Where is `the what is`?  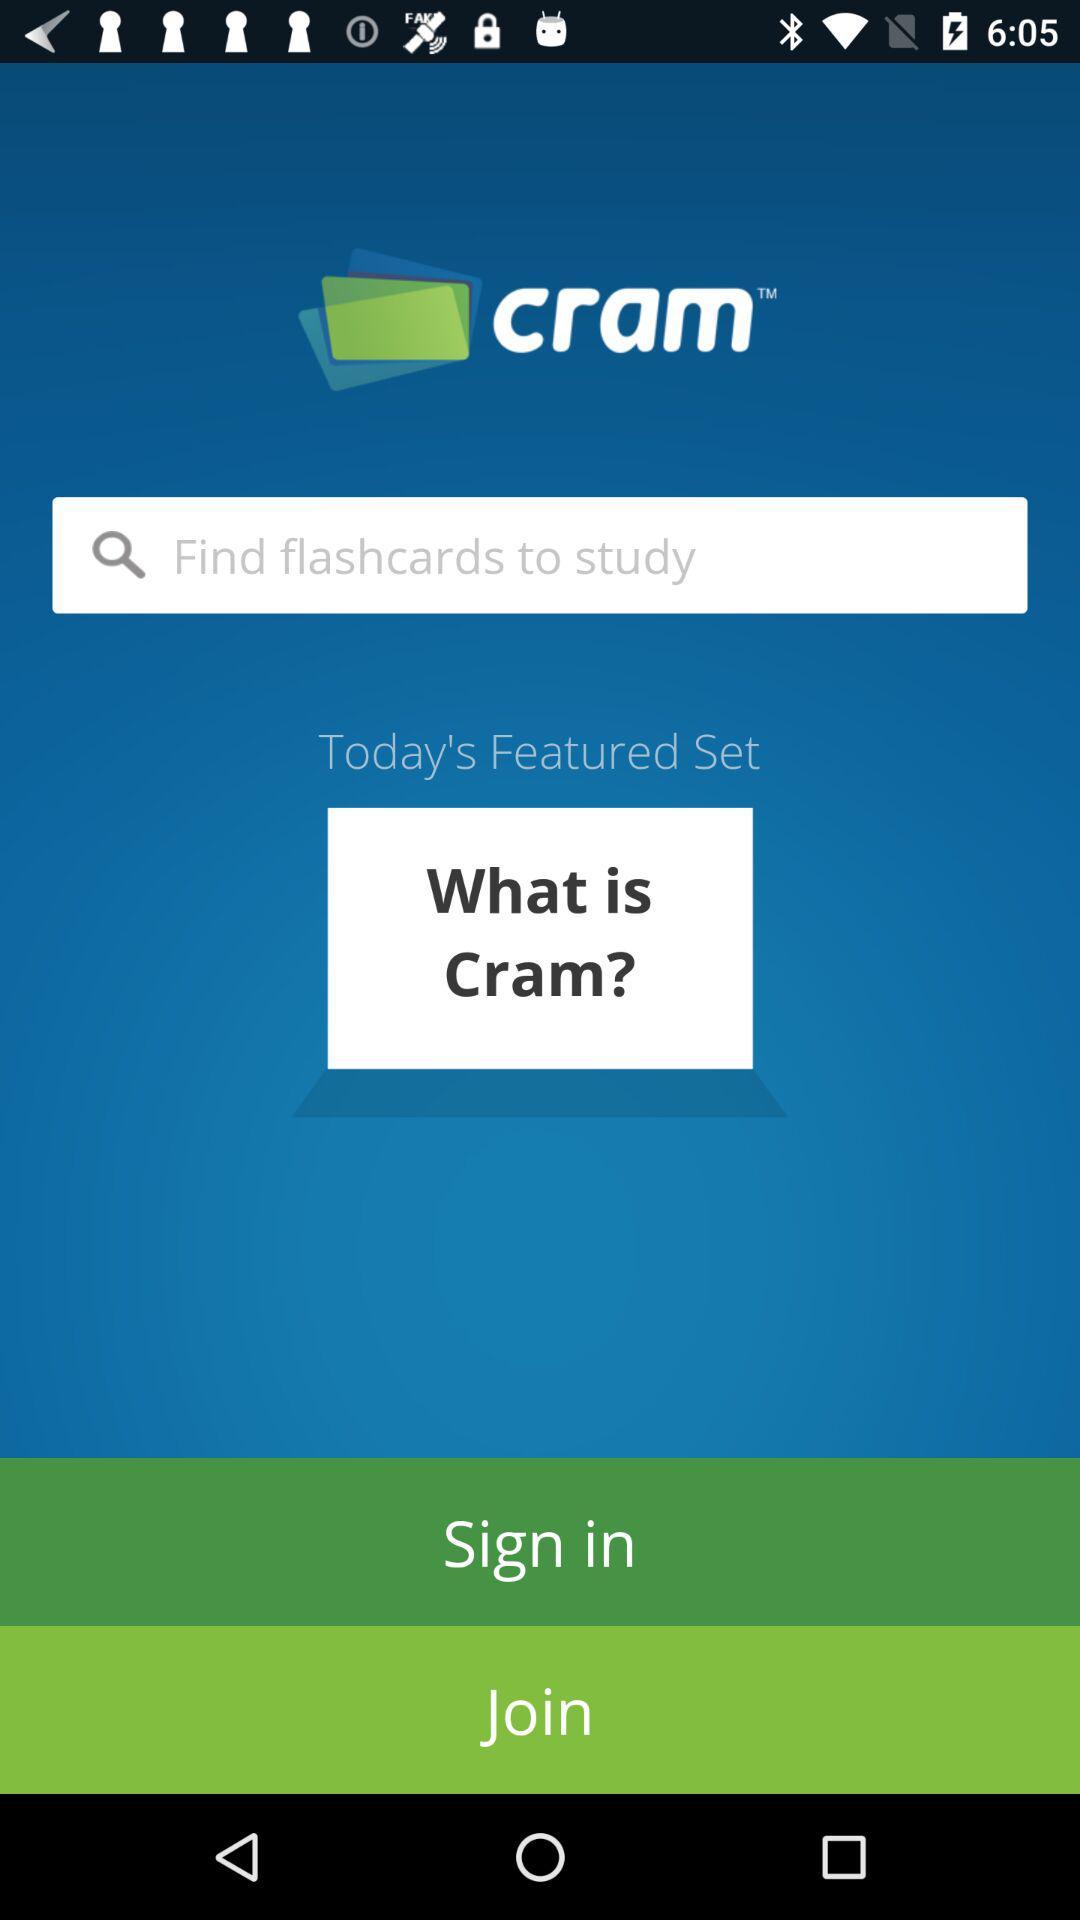
the what is is located at coordinates (538, 962).